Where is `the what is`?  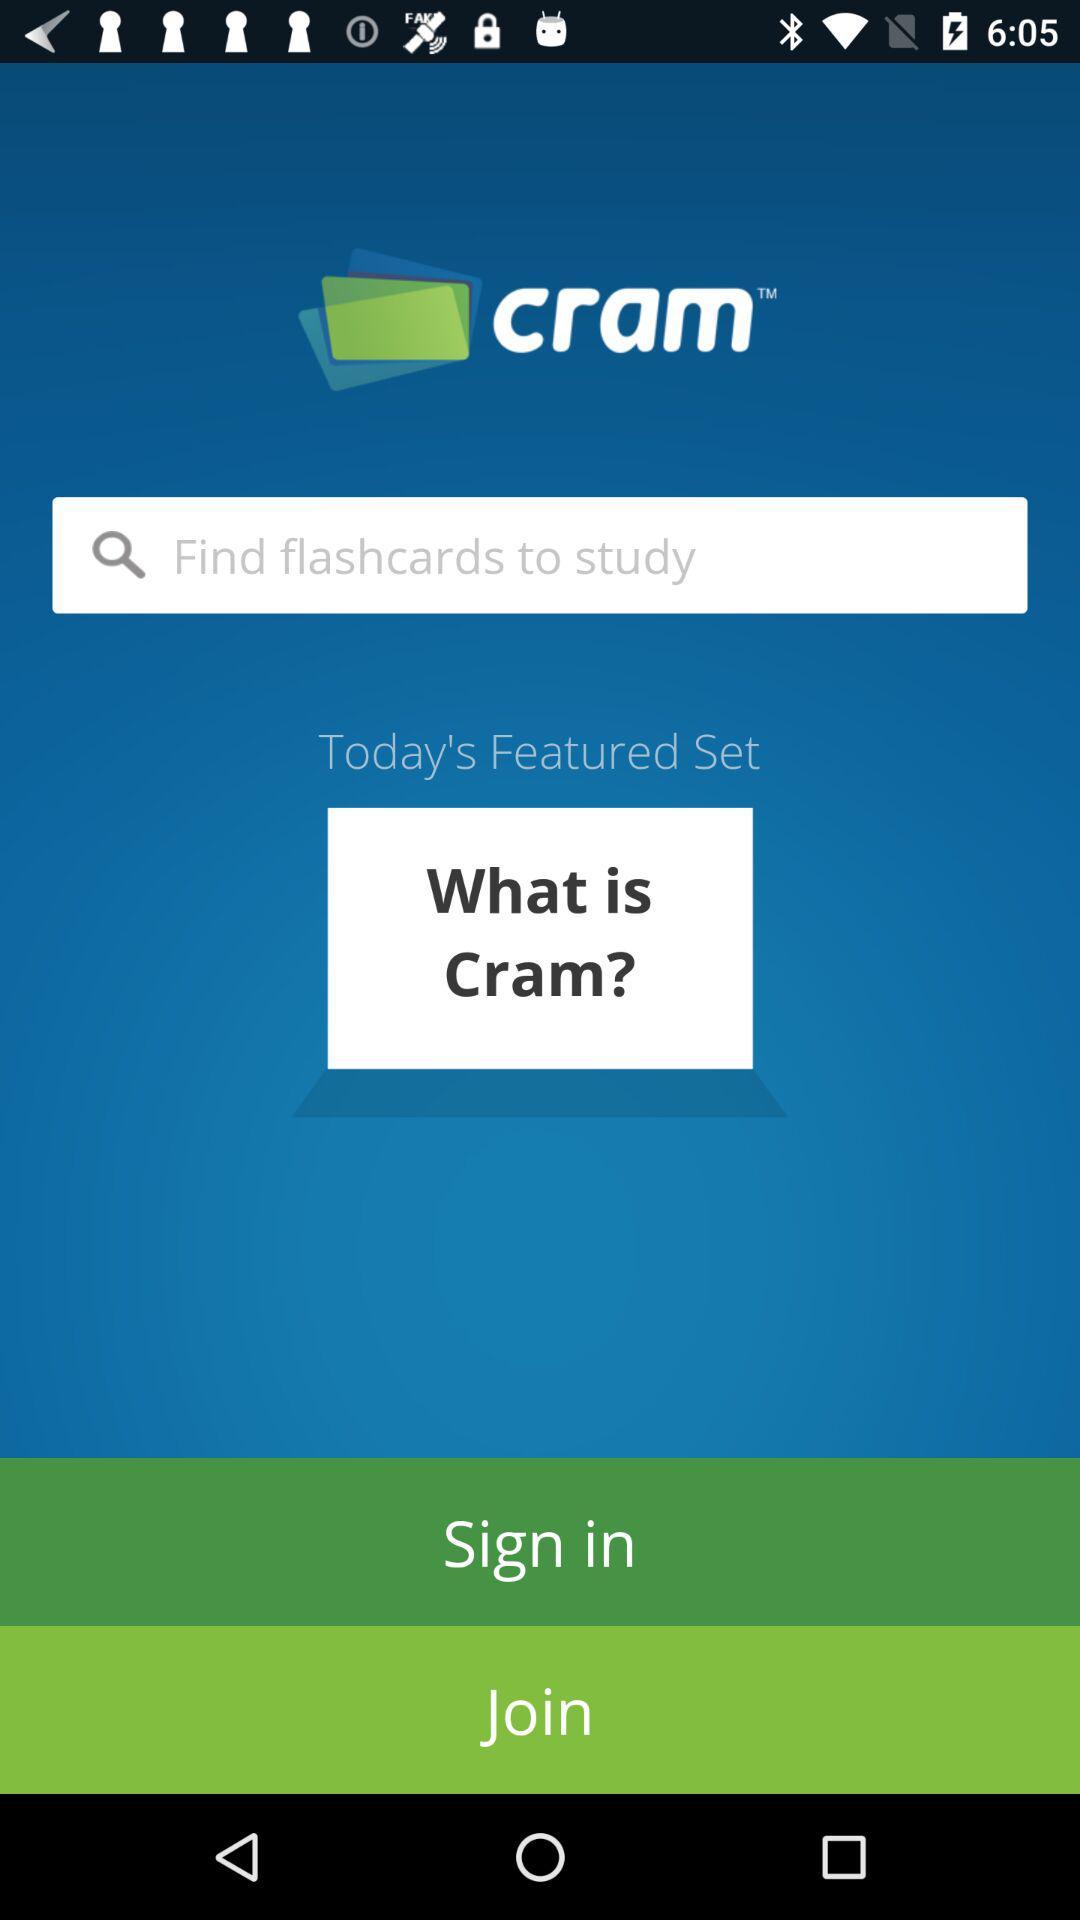
the what is is located at coordinates (538, 962).